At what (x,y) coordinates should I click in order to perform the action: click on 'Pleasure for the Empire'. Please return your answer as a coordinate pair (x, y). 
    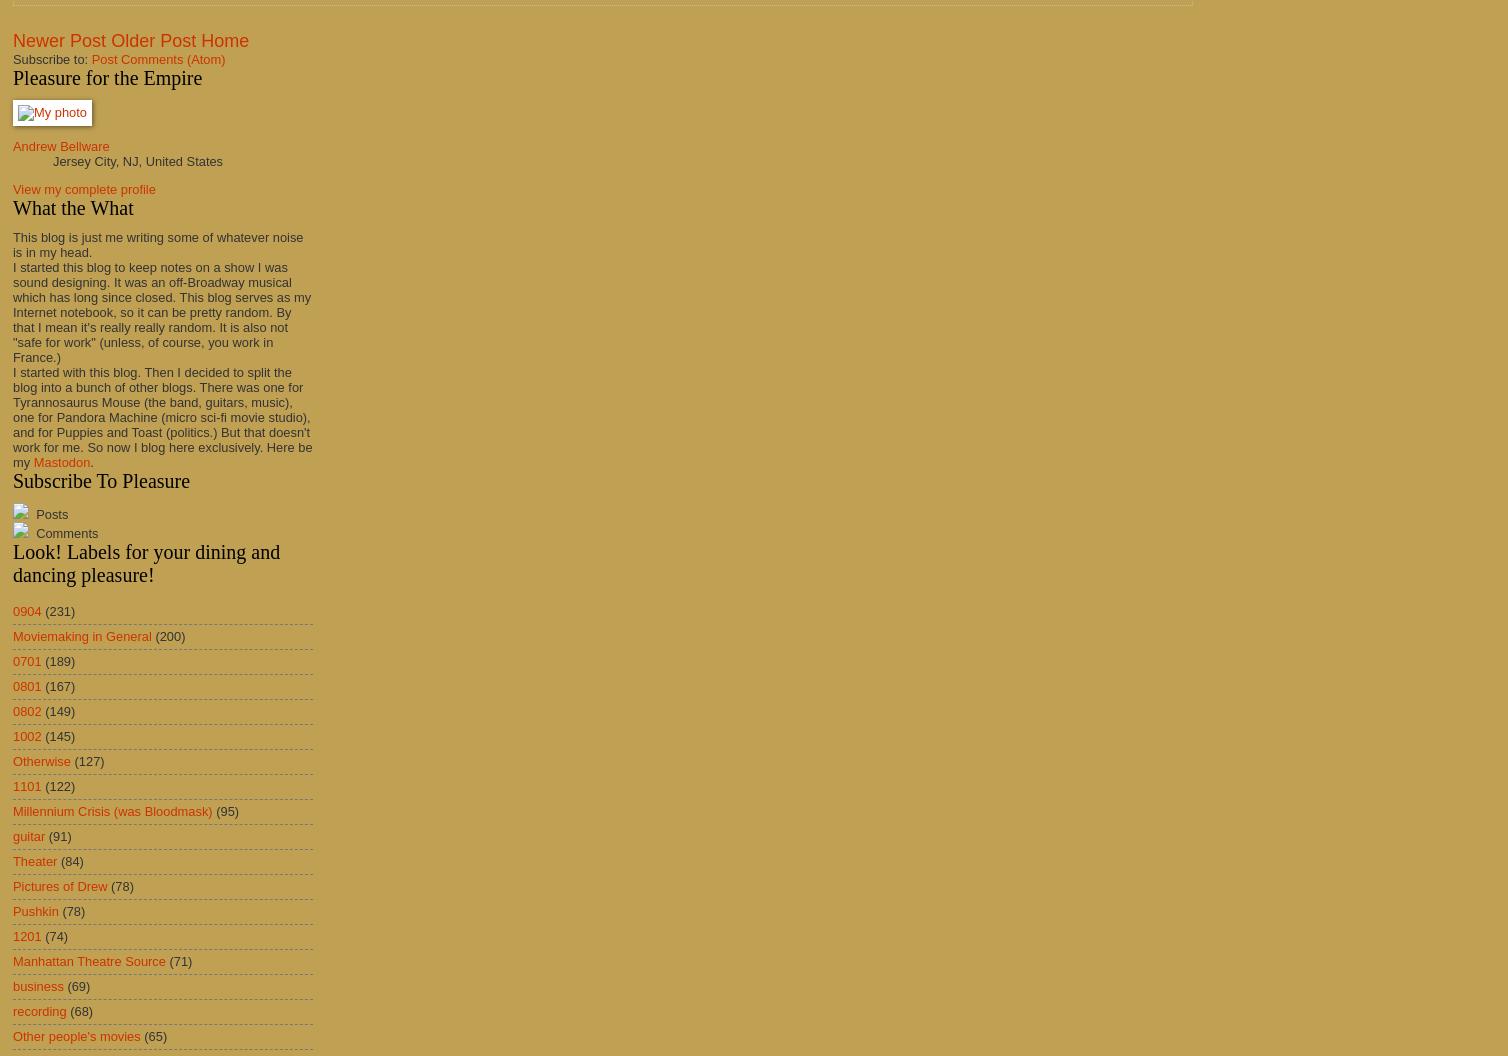
    Looking at the image, I should click on (107, 77).